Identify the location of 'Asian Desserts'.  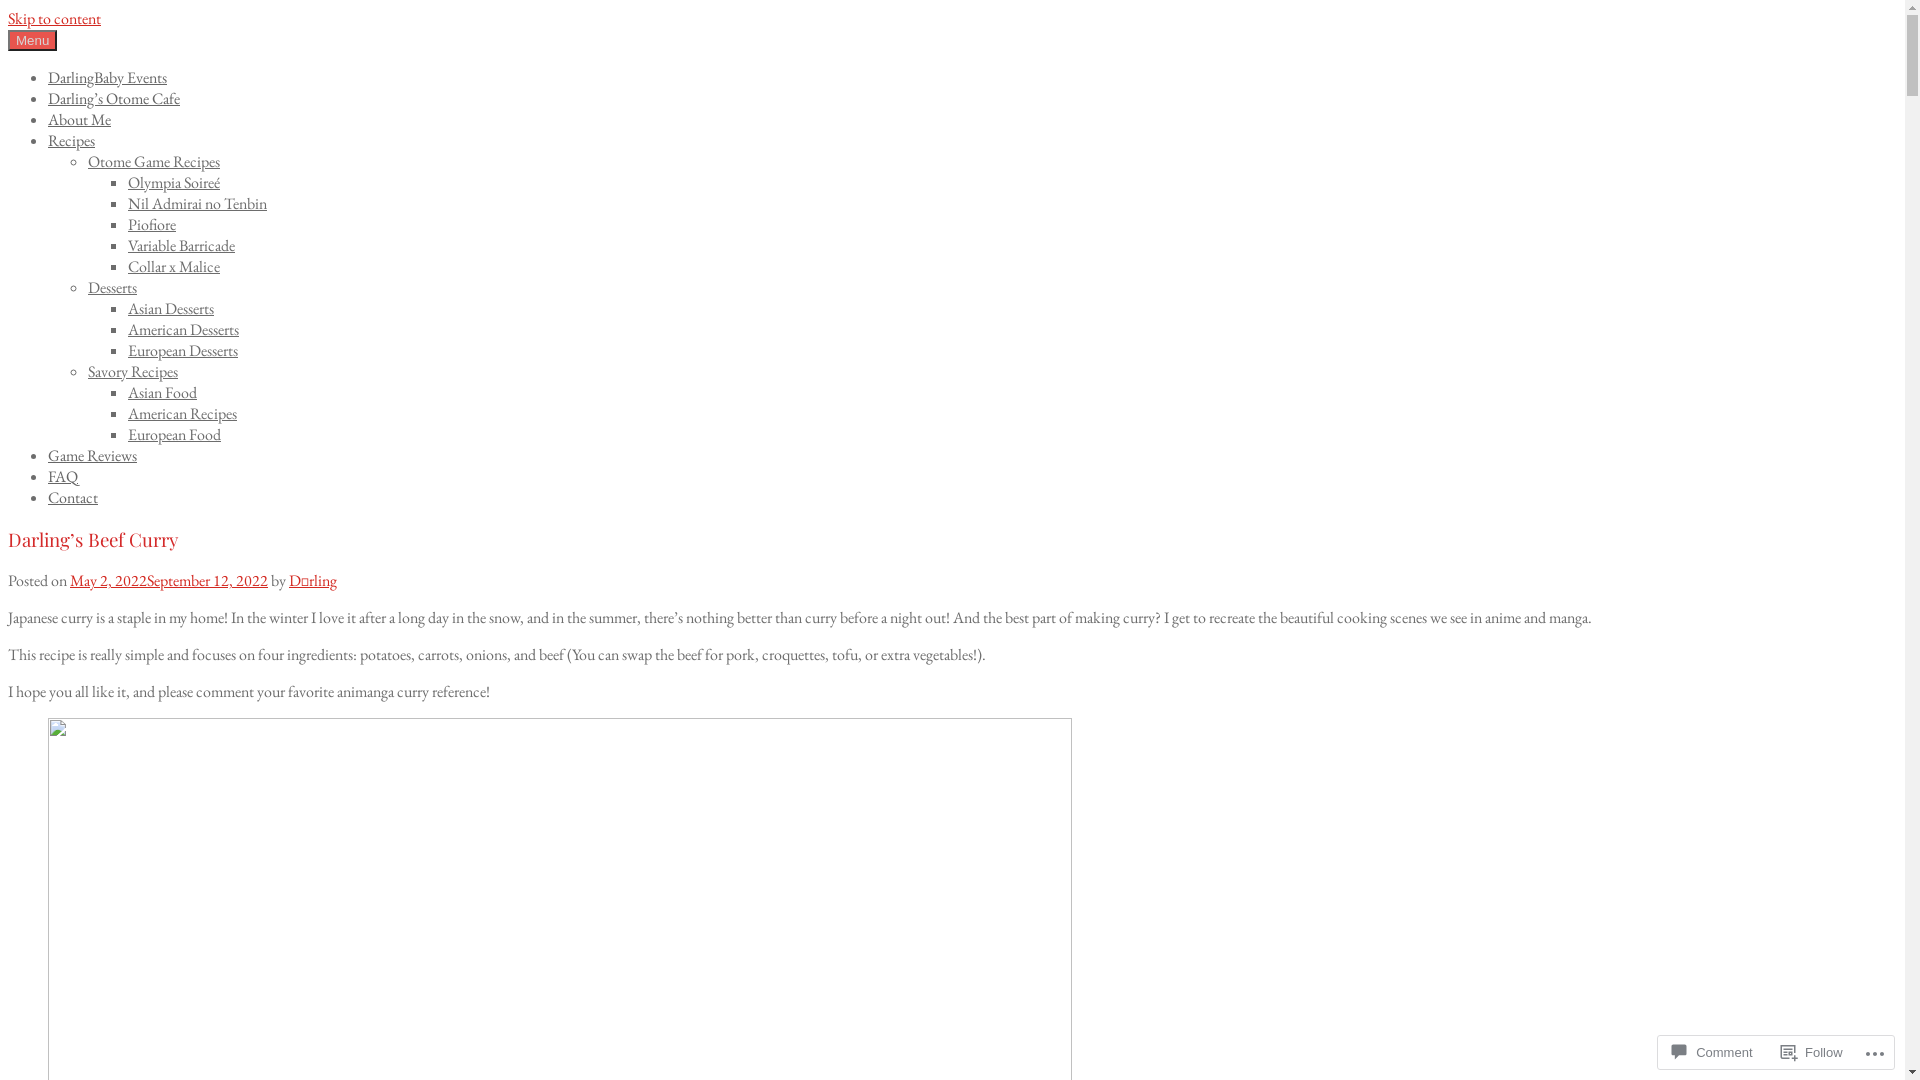
(171, 308).